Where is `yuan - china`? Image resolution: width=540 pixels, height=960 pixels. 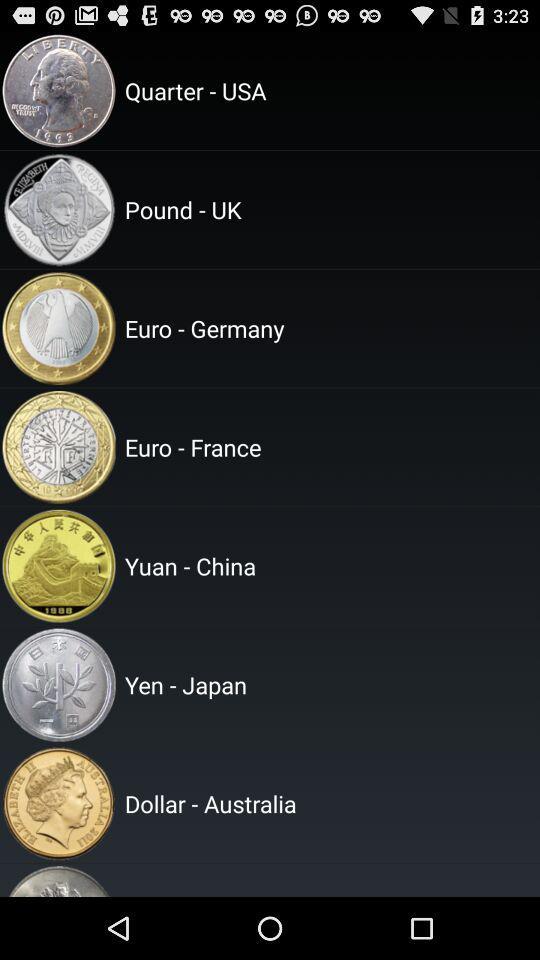
yuan - china is located at coordinates (329, 566).